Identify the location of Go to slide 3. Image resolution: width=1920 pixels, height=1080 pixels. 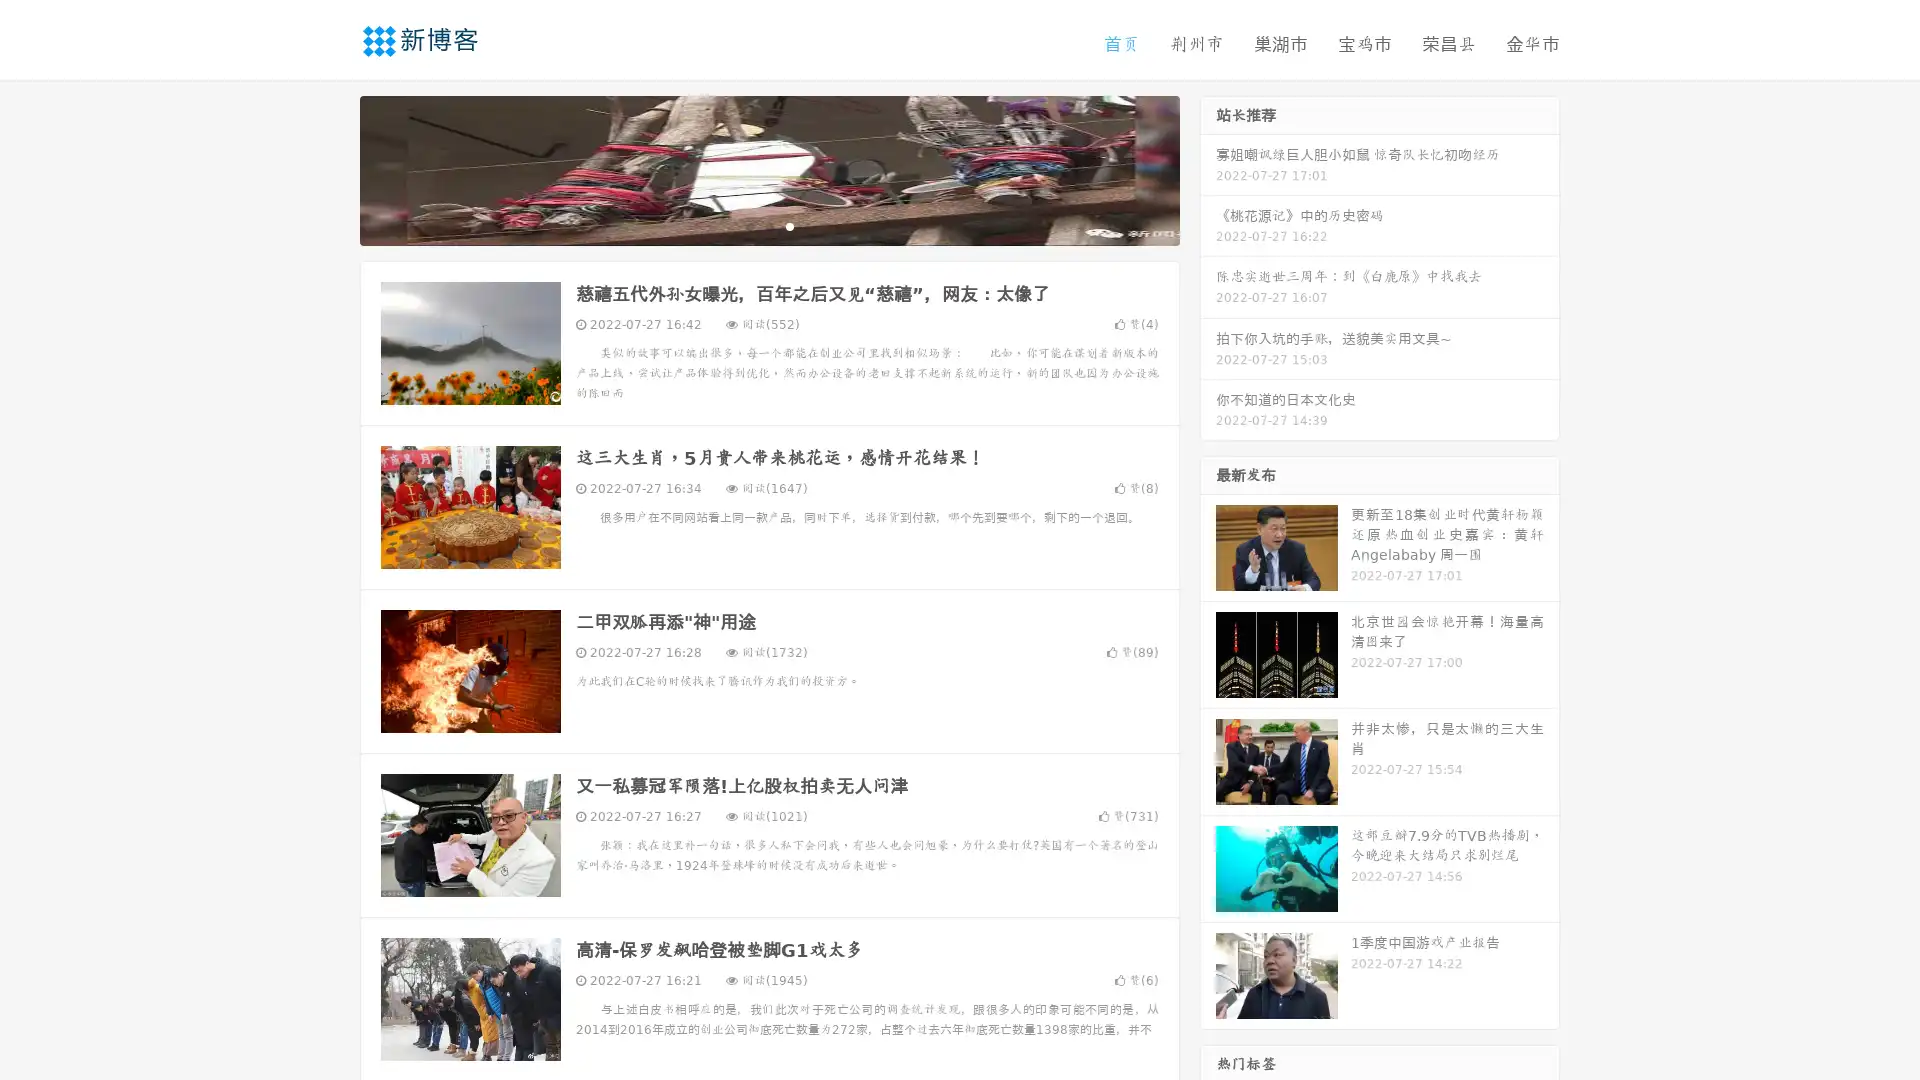
(789, 225).